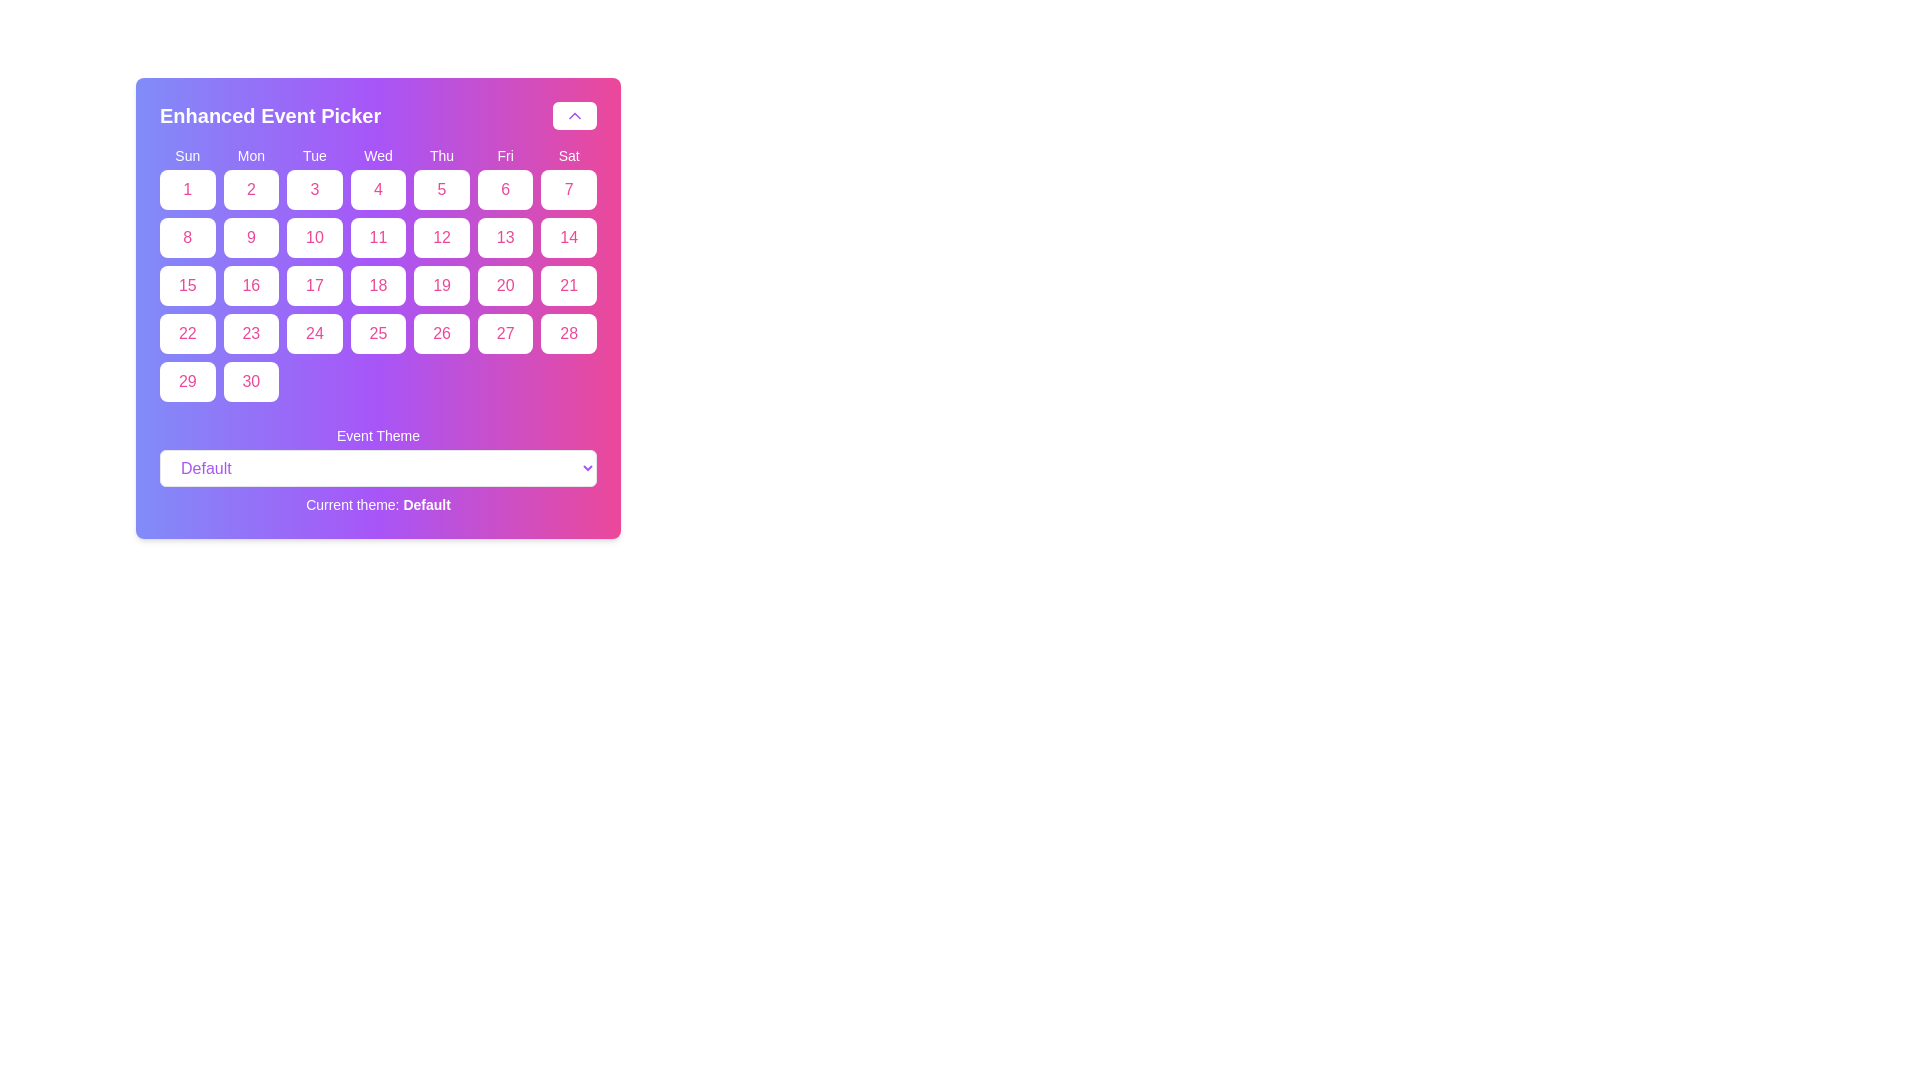 This screenshot has width=1920, height=1080. I want to click on the selectable date button for the 22nd date in the calendar UI located at the fifth row and first column of the grid, so click(187, 333).